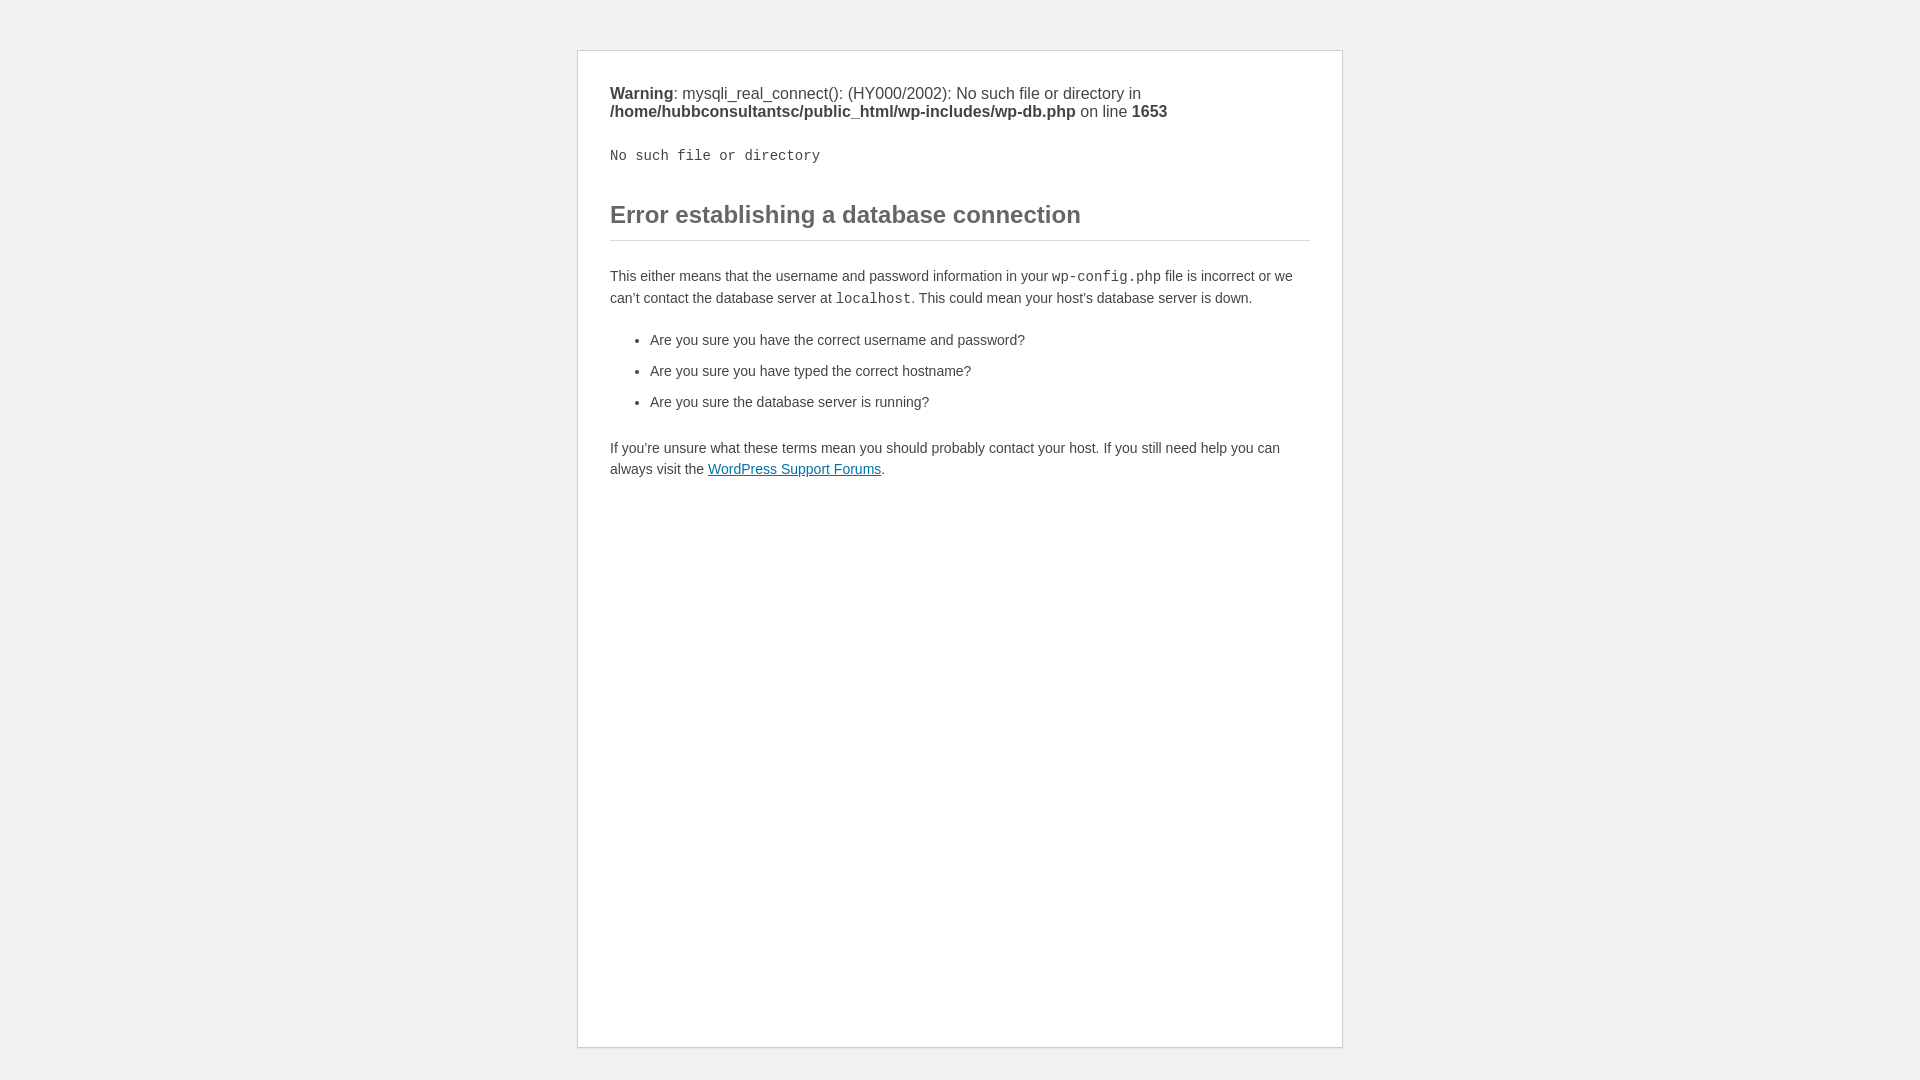  What do you see at coordinates (793, 469) in the screenshot?
I see `'WordPress Support Forums'` at bounding box center [793, 469].